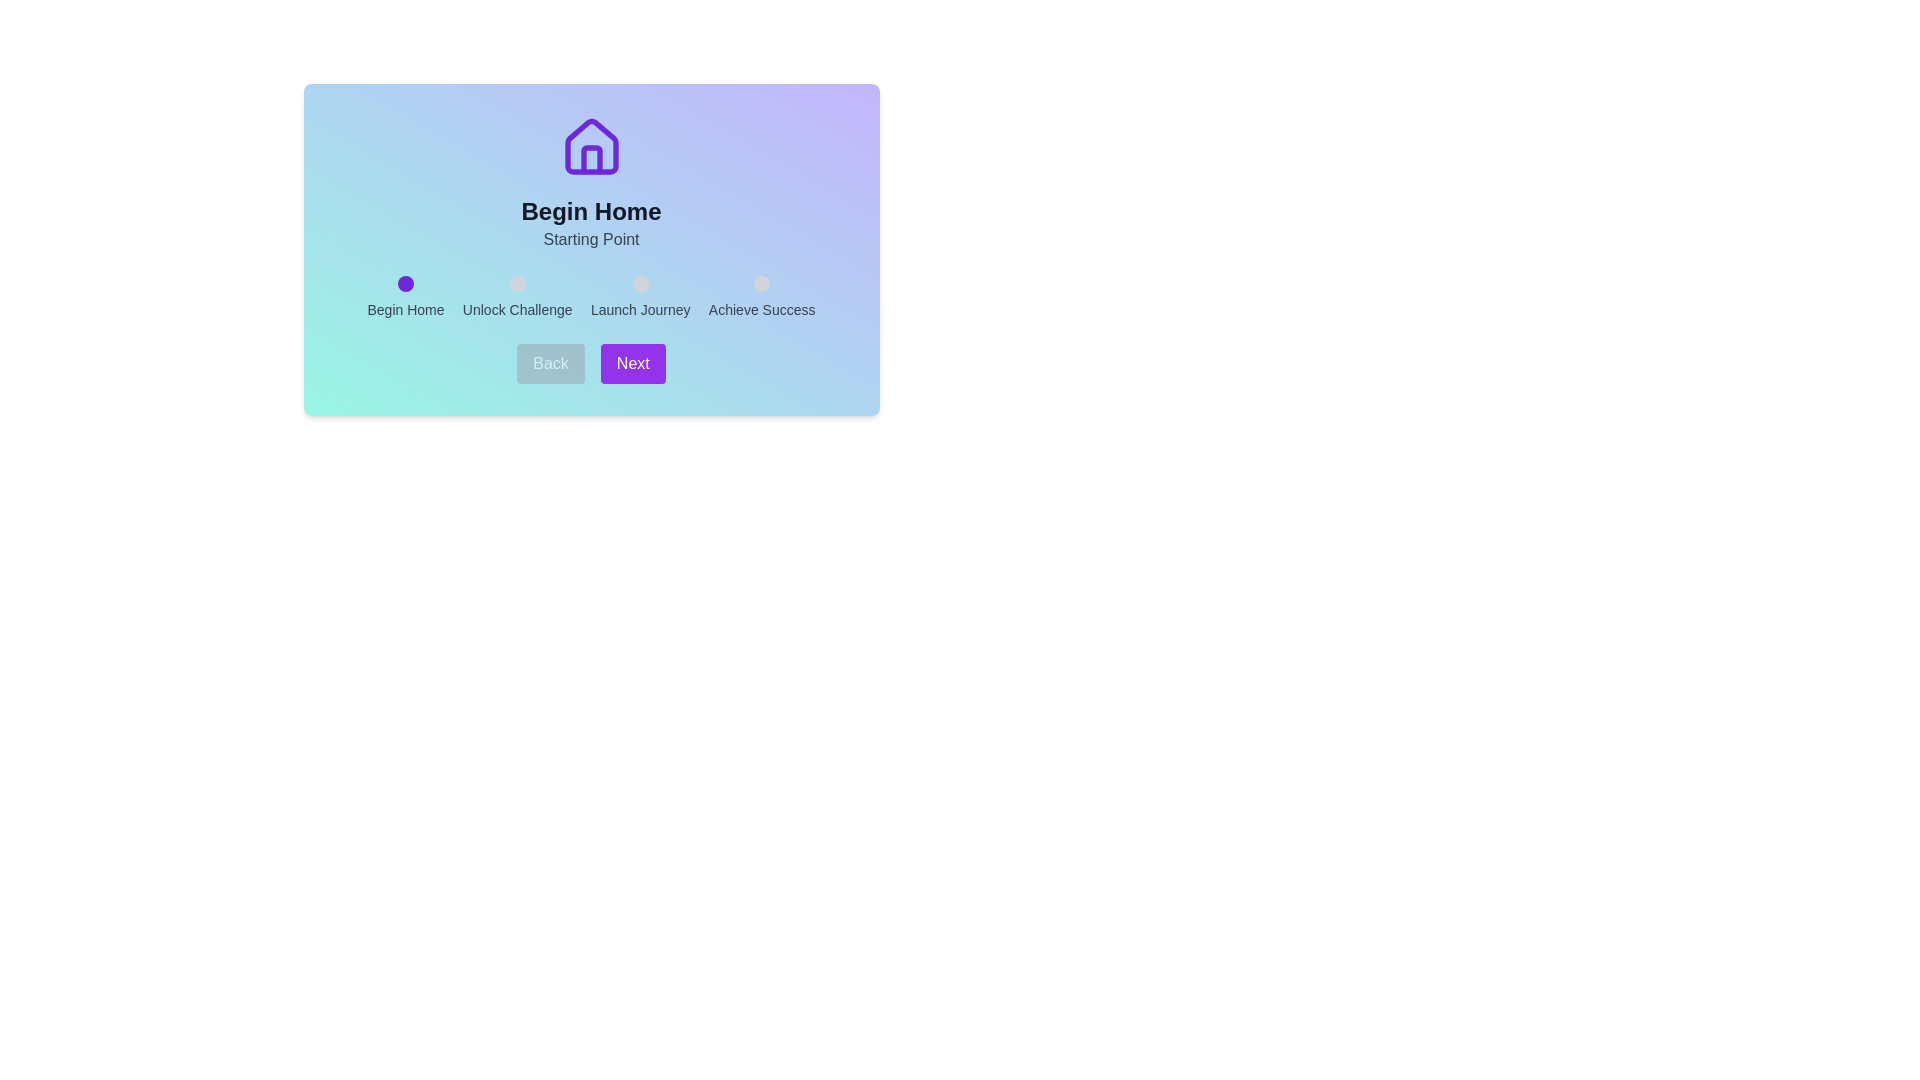 This screenshot has height=1080, width=1920. I want to click on the 'Next' button to navigate to the next step, so click(632, 363).